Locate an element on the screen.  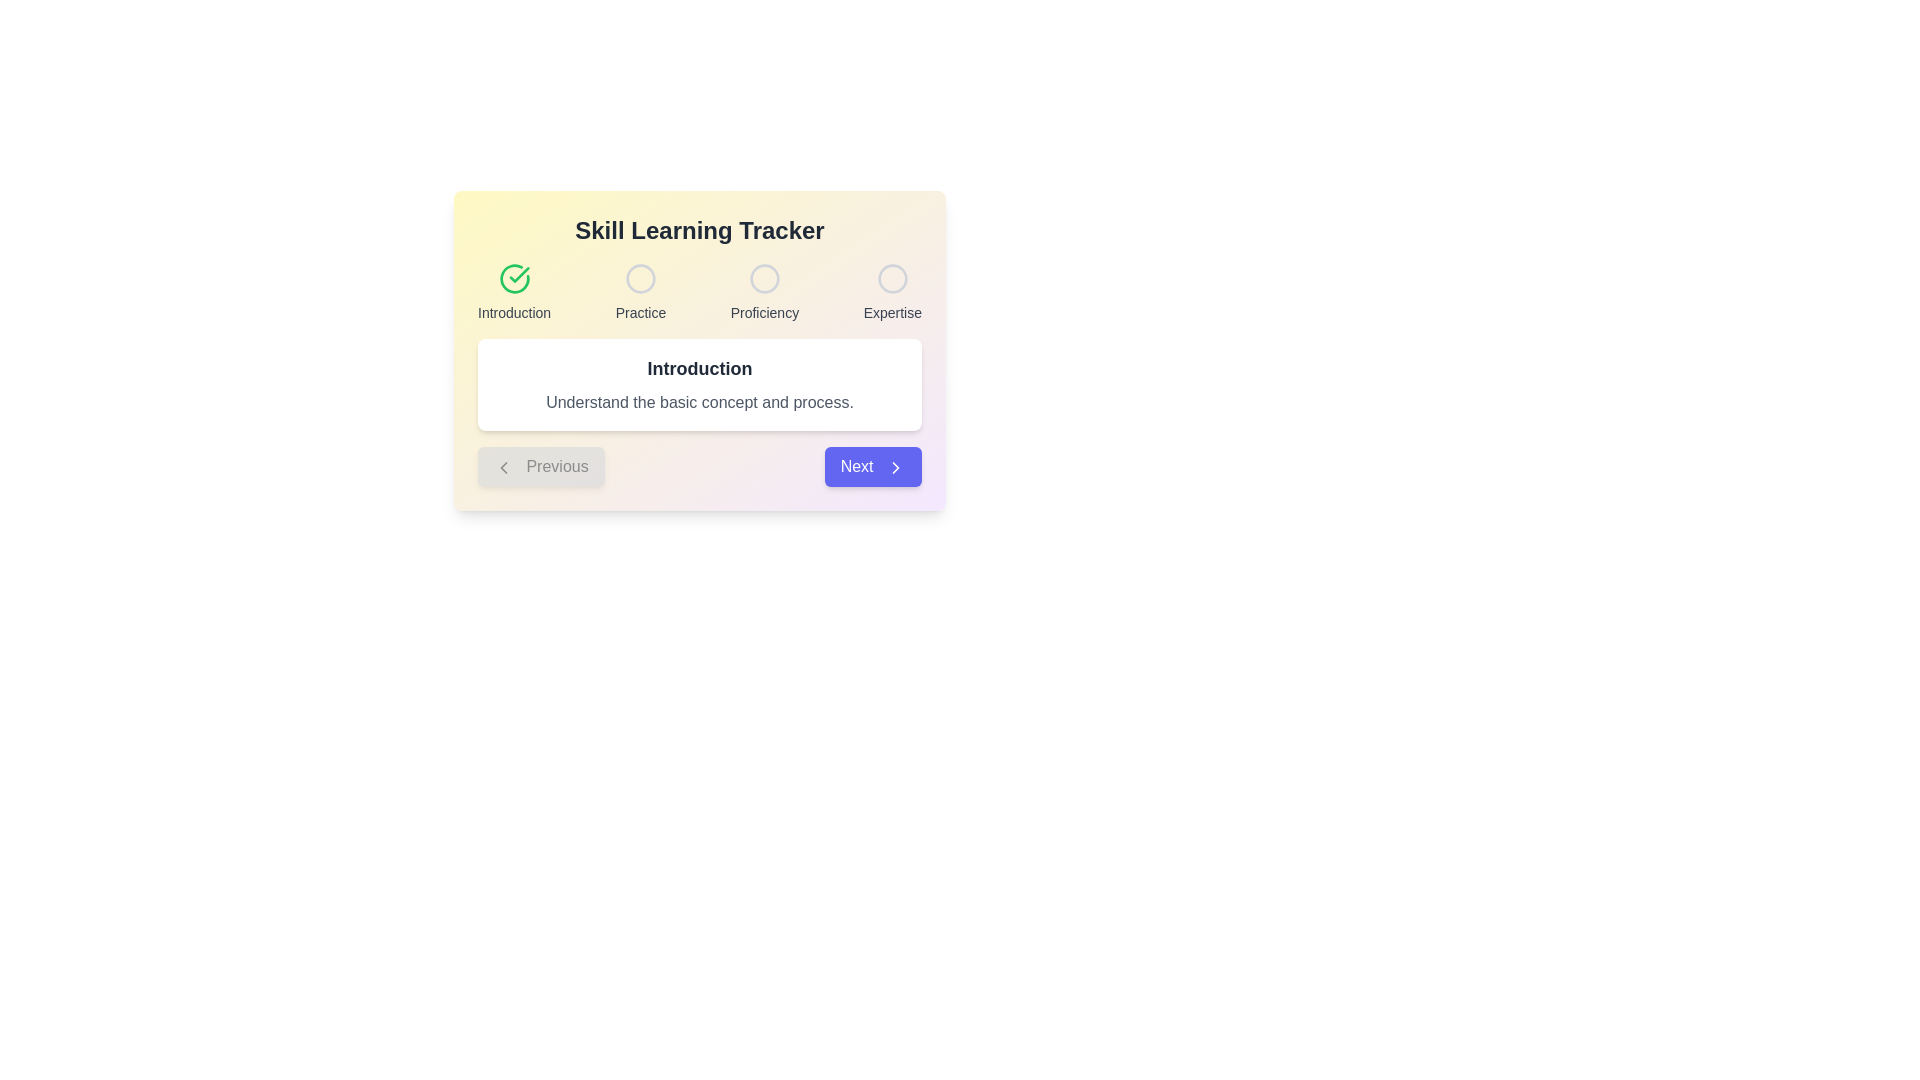
the progress status of the progress tracker located centrally below the 'Skill Learning Tracker' heading is located at coordinates (700, 293).